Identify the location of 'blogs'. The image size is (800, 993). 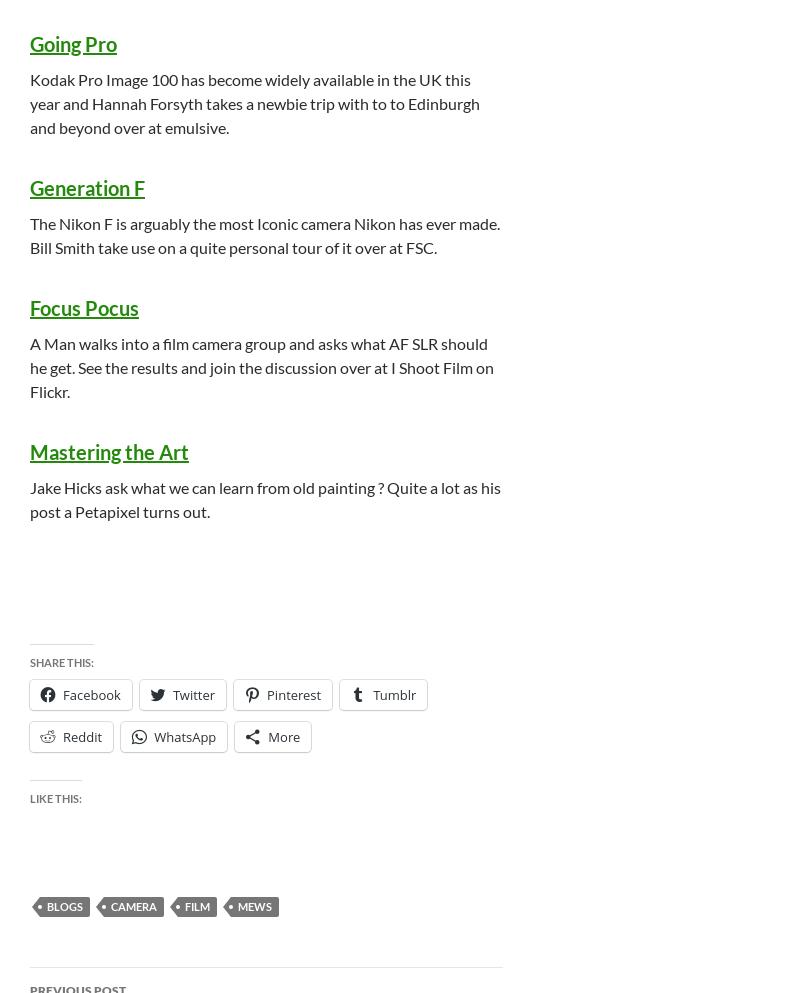
(63, 905).